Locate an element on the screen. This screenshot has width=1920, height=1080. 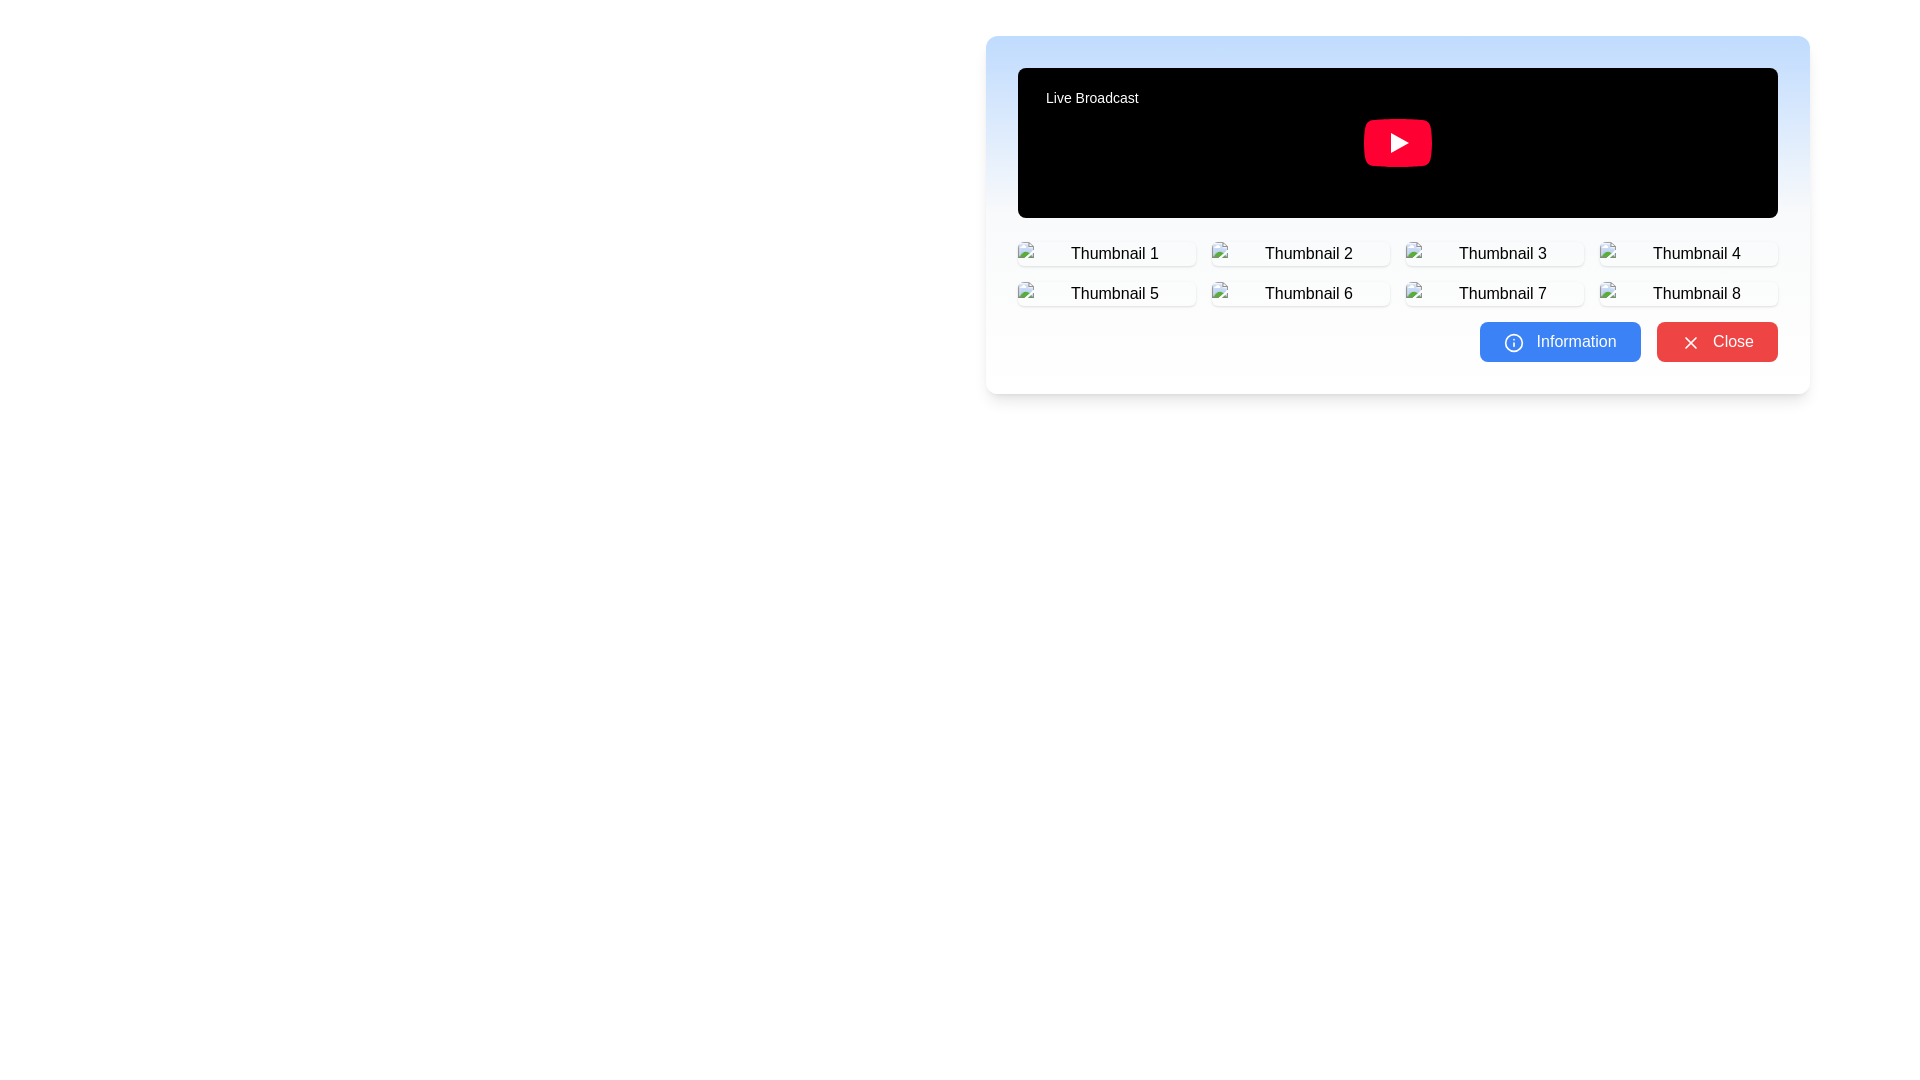
the closure vector icon located inside the 'Close' button, which is a red button positioned at the bottom-right of the interface is located at coordinates (1689, 341).